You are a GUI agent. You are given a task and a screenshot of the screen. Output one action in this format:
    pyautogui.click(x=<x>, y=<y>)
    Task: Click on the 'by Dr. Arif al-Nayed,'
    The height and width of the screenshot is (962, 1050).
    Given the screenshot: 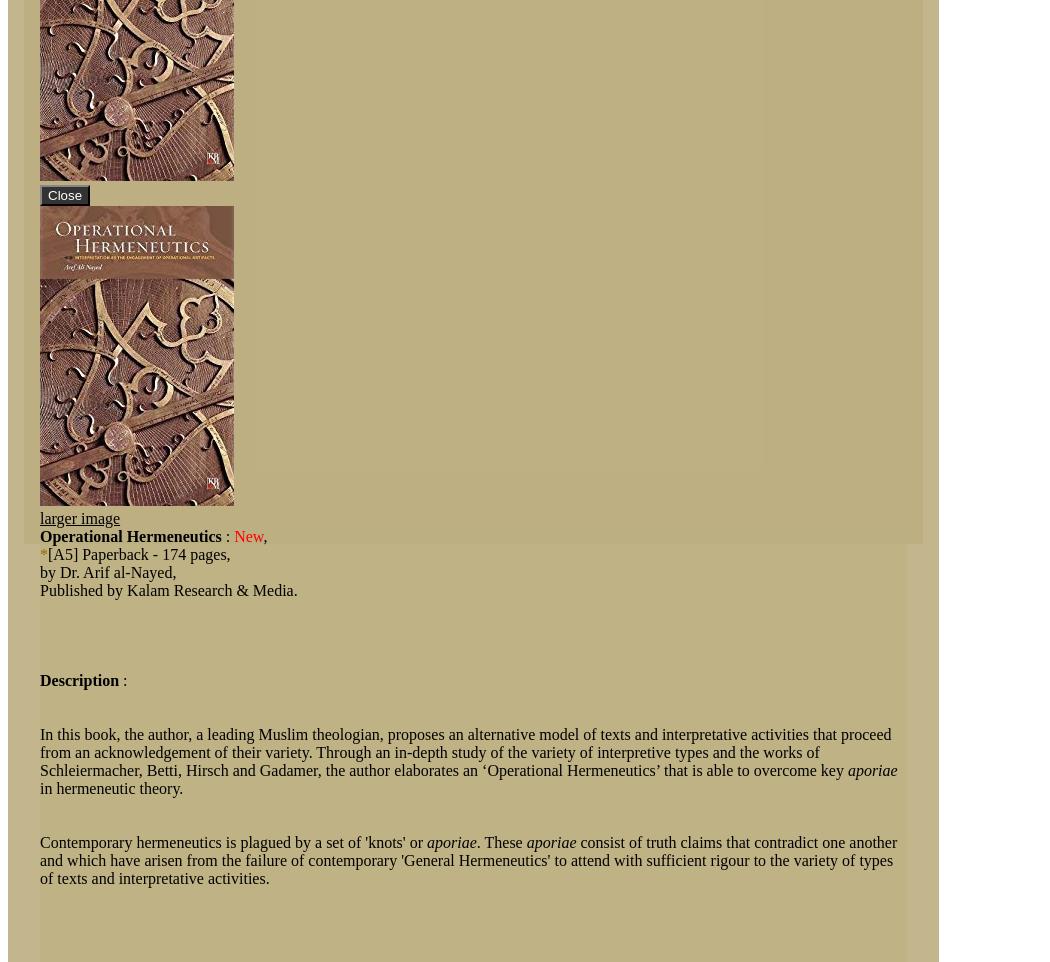 What is the action you would take?
    pyautogui.click(x=108, y=572)
    